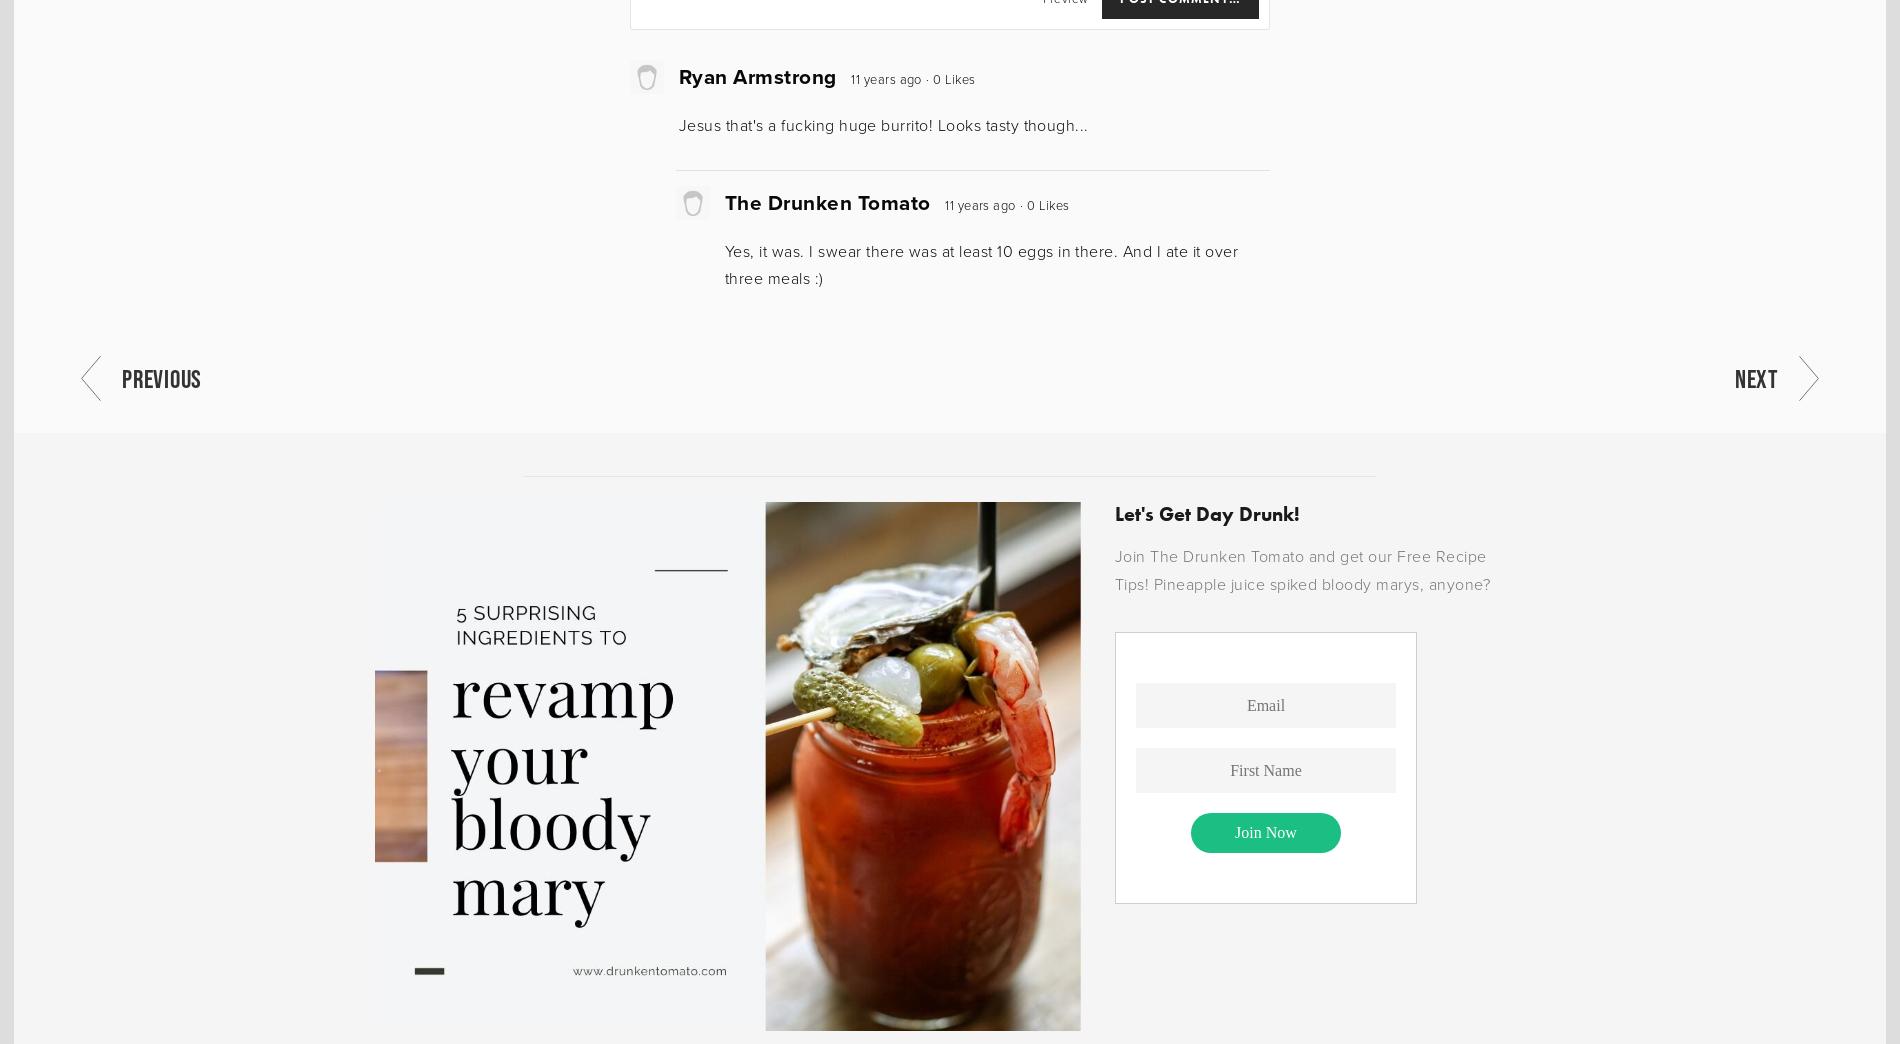  What do you see at coordinates (1302, 569) in the screenshot?
I see `'Join The Drunken Tomato and get our Free Recipe Tips! Pineapple juice spiked bloody marys, anyone?'` at bounding box center [1302, 569].